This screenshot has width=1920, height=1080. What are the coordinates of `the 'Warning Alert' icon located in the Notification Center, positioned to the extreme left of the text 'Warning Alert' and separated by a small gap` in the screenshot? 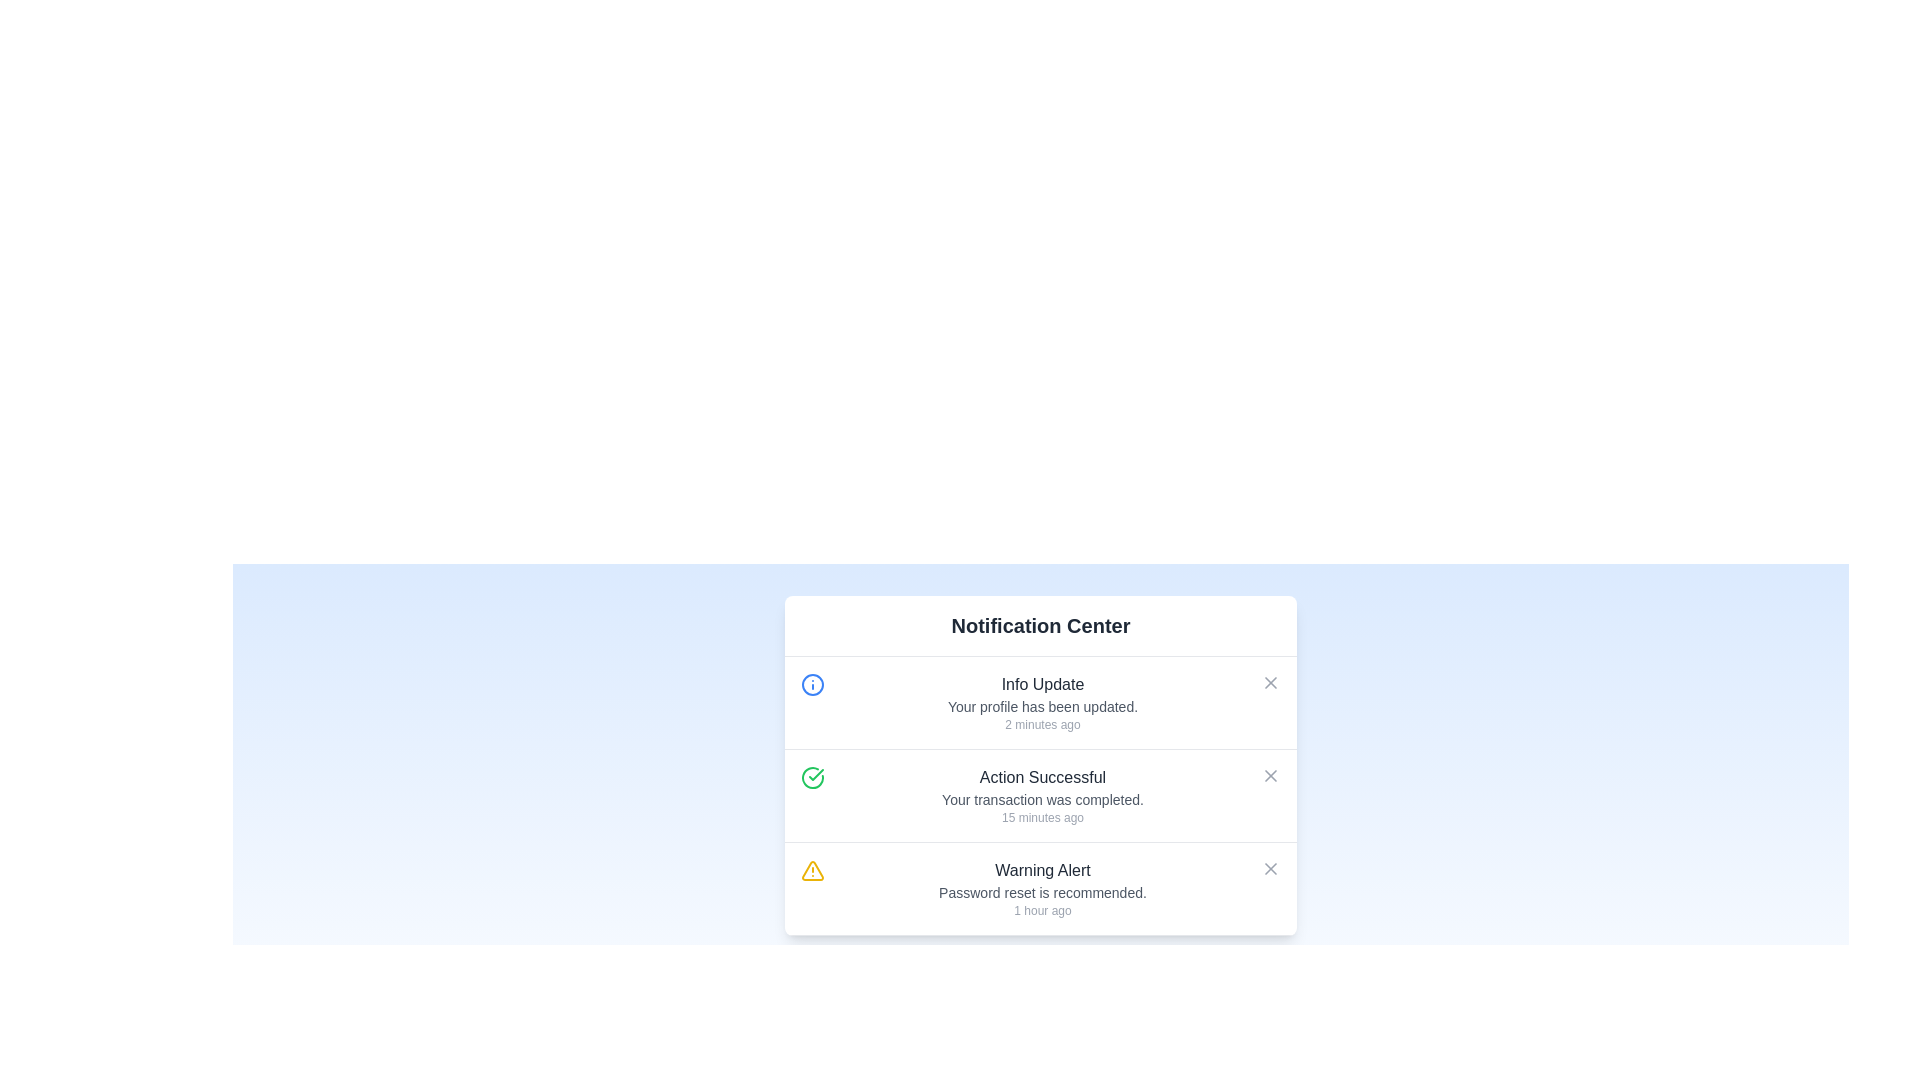 It's located at (812, 870).